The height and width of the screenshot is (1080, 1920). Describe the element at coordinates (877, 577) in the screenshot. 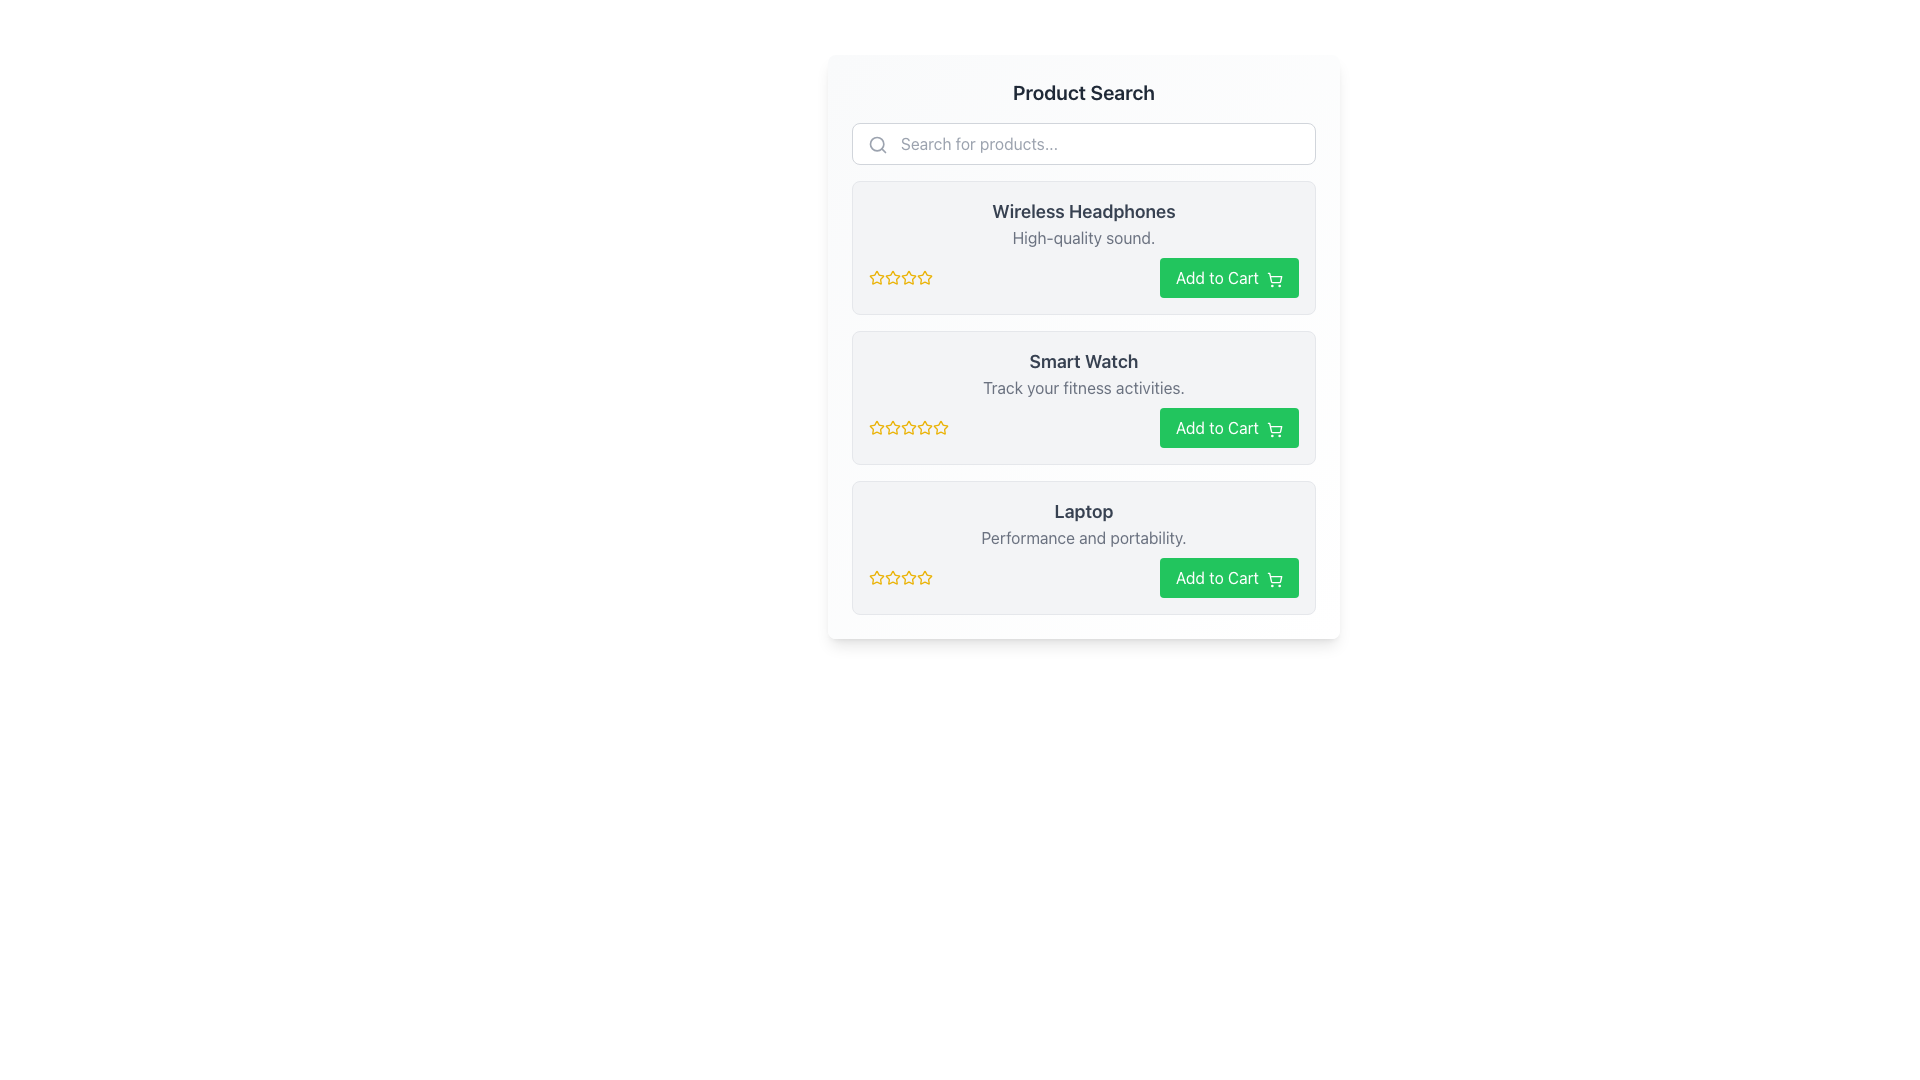

I see `the first yellow outlined star in the rating system located beneath the 'Laptop' description in the third product card` at that location.